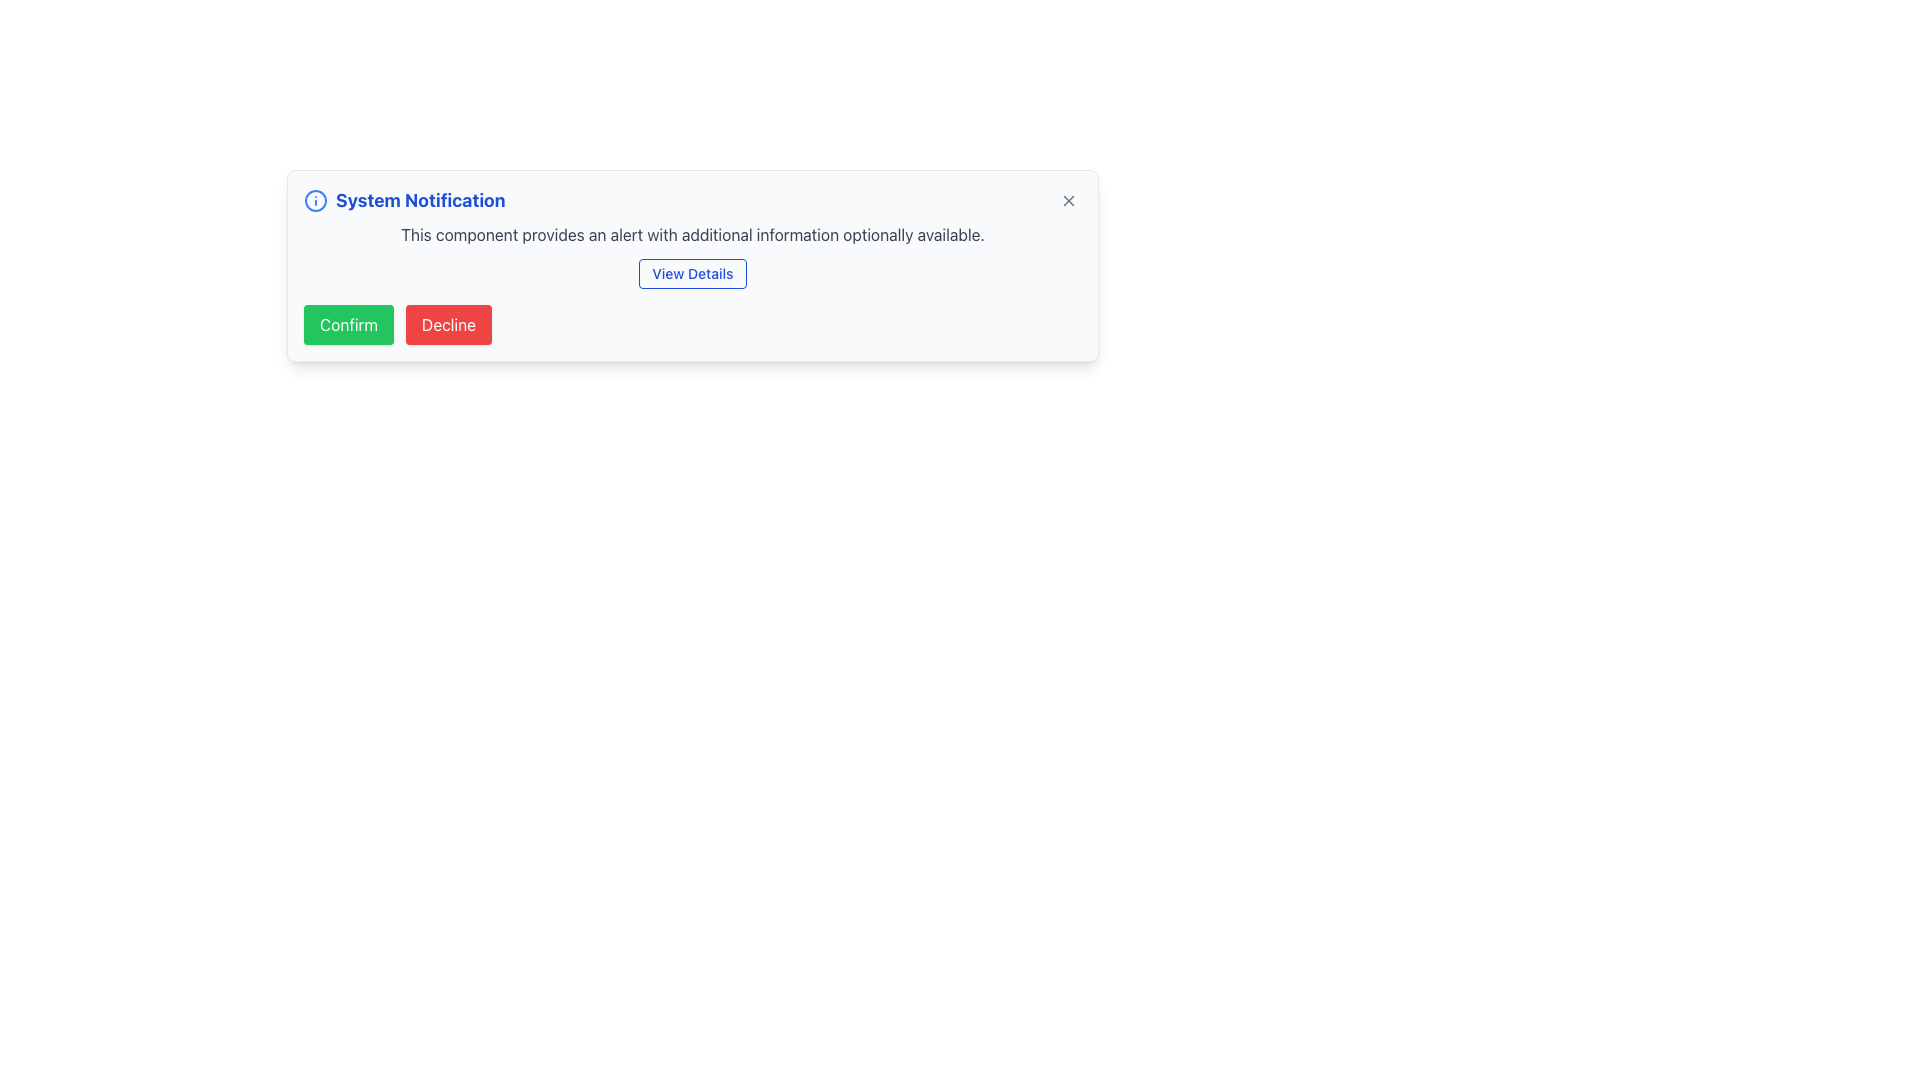 This screenshot has height=1080, width=1920. What do you see at coordinates (447, 323) in the screenshot?
I see `the 'Decline' button, which is the second button in a horizontal grouping located to the right of the 'Confirm' button` at bounding box center [447, 323].